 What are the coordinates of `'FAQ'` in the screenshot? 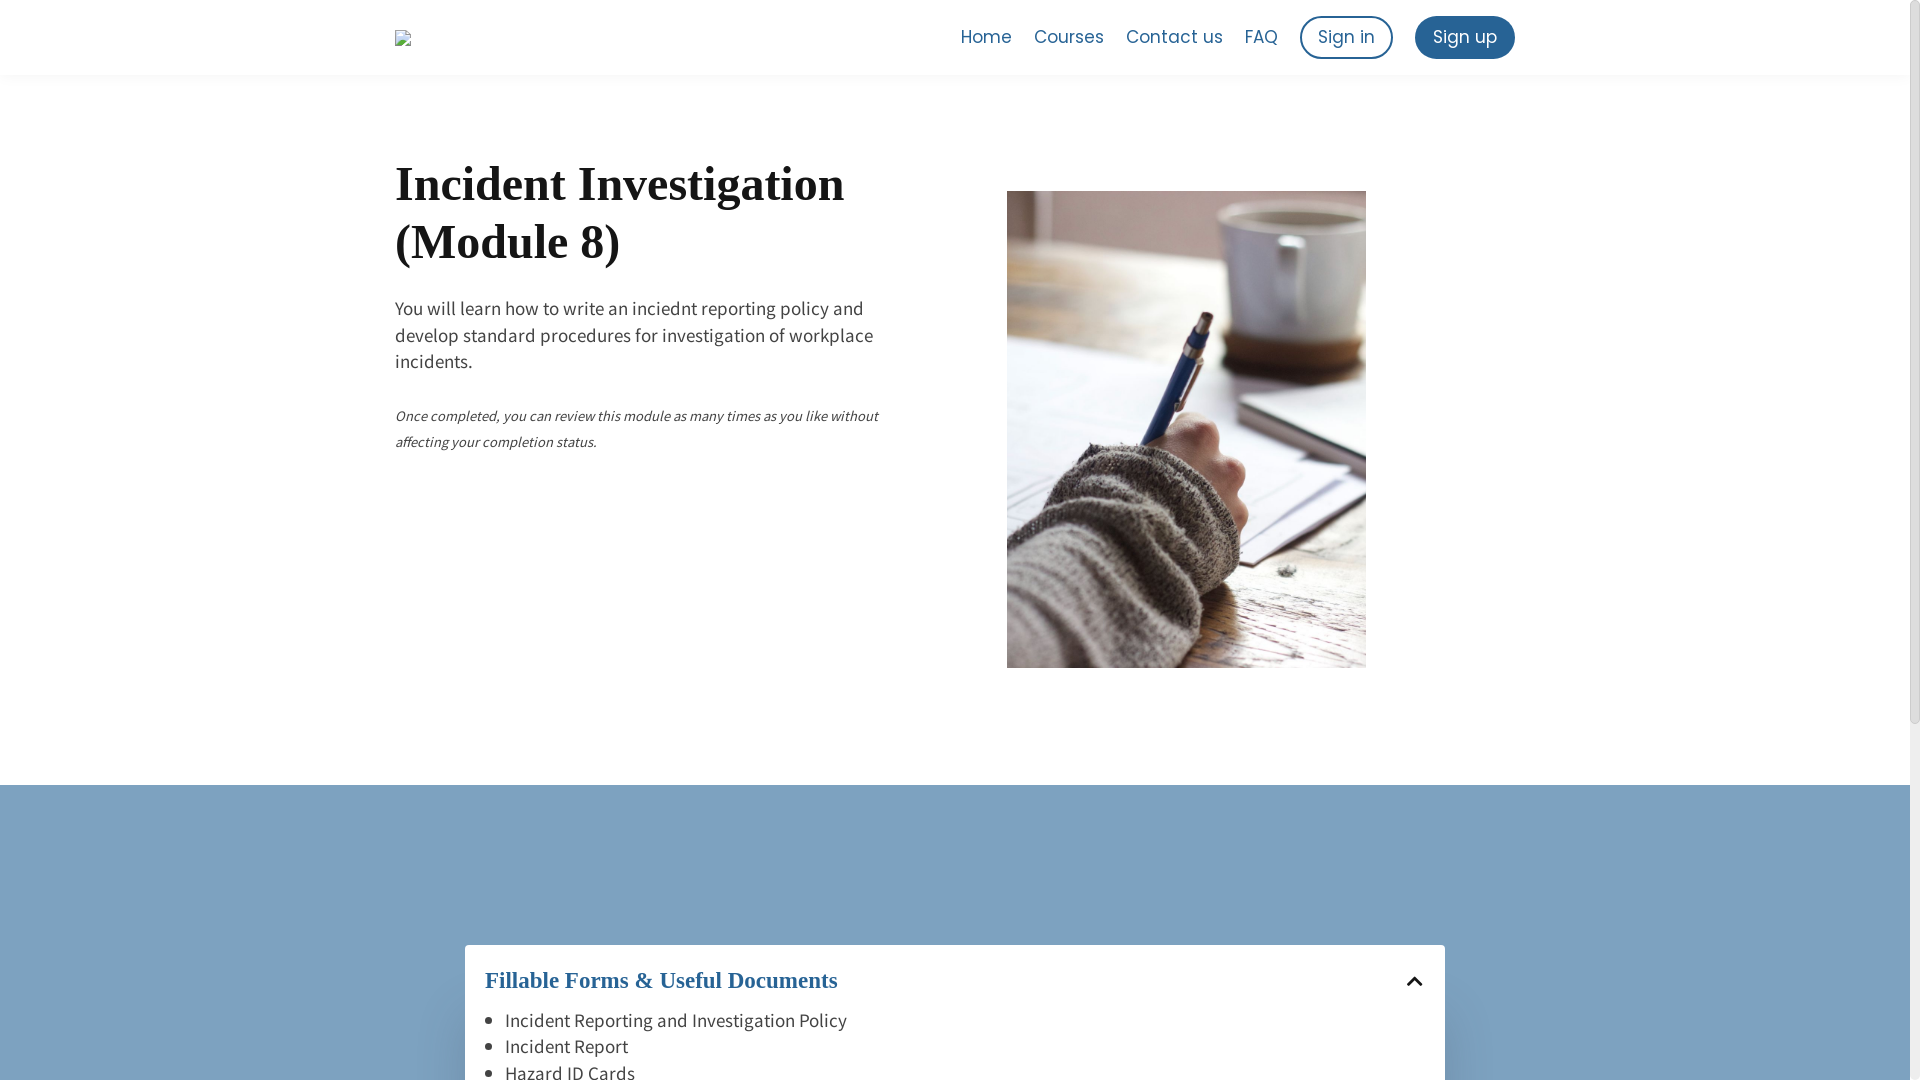 It's located at (1260, 37).